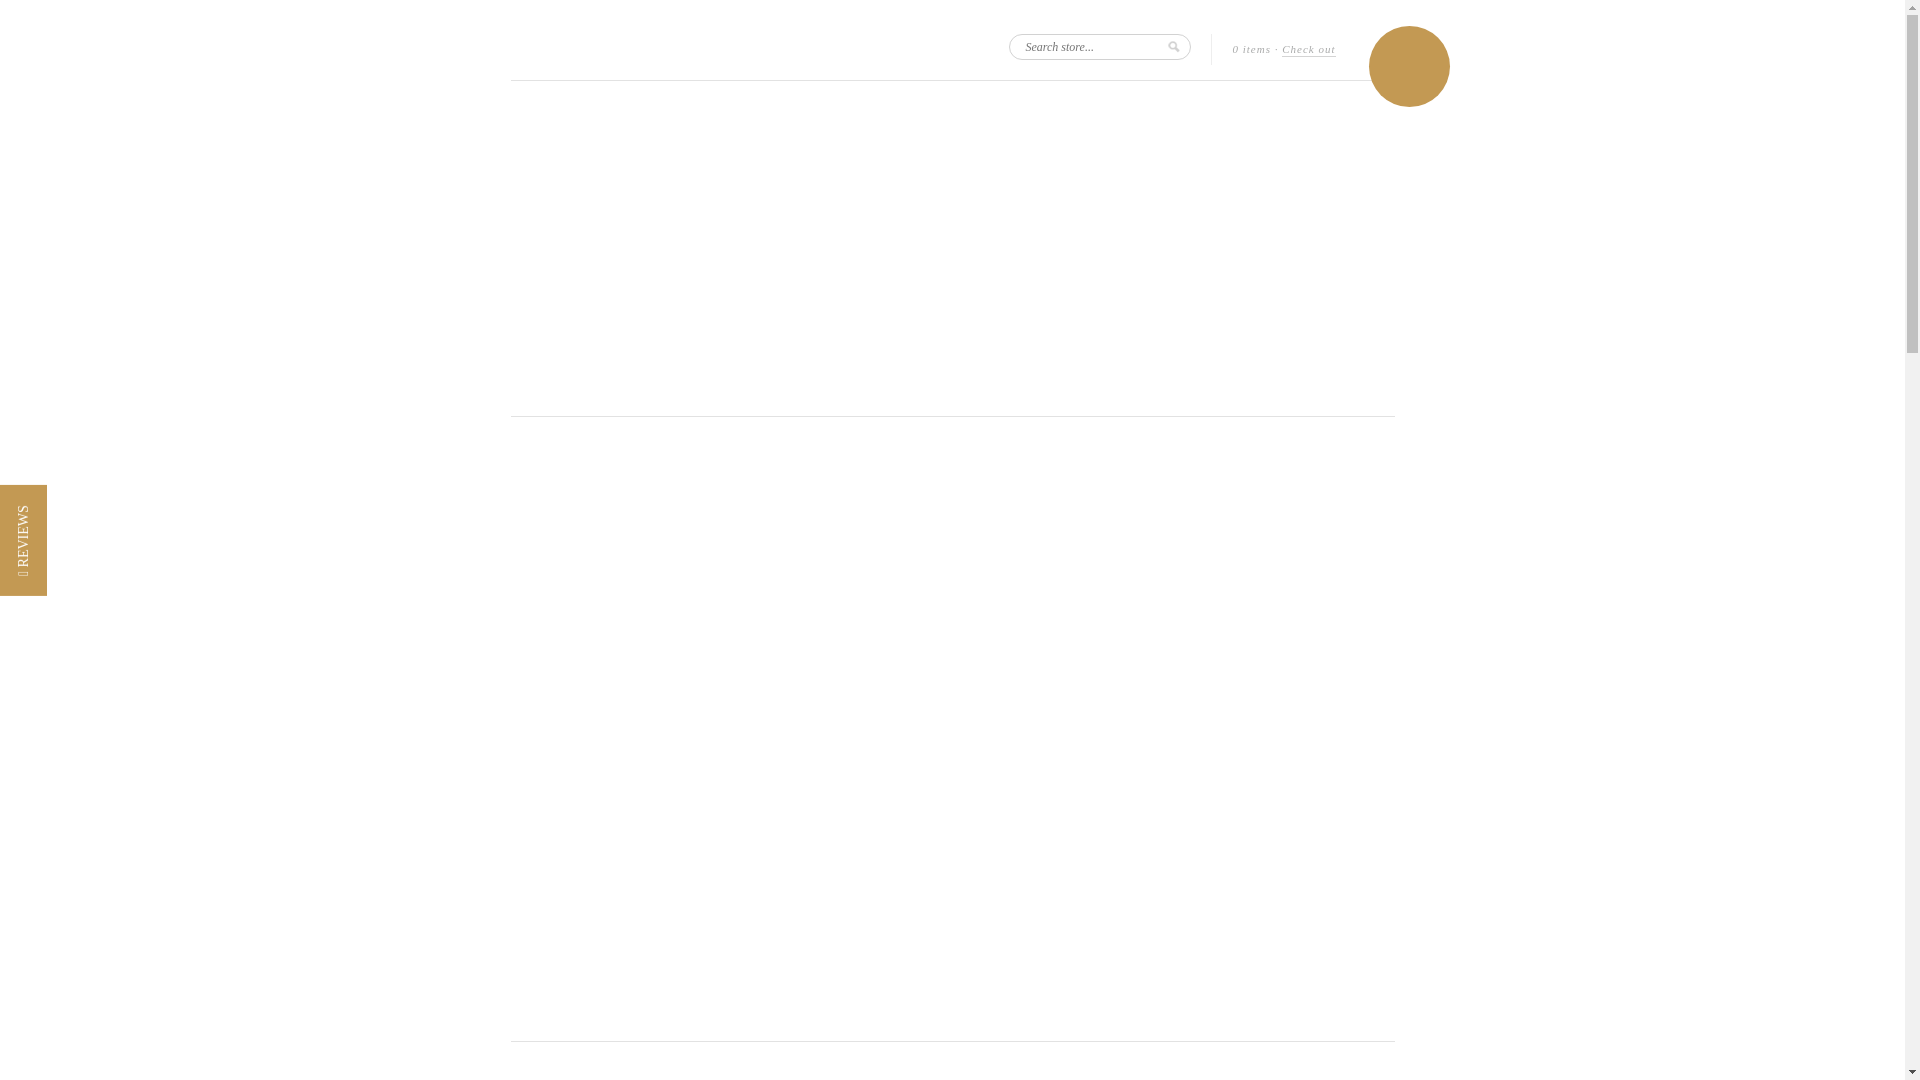  Describe the element at coordinates (1250, 48) in the screenshot. I see `'0 items'` at that location.